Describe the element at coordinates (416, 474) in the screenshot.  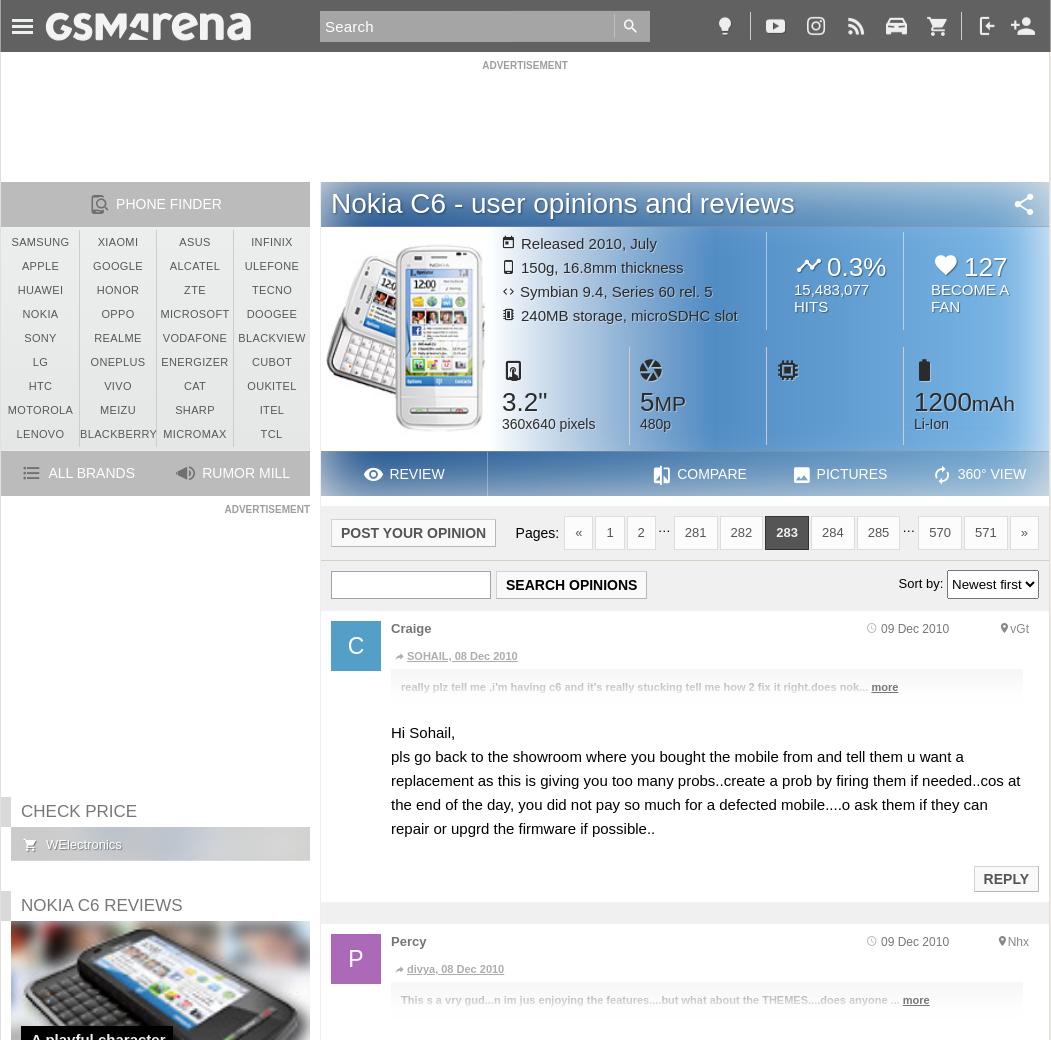
I see `'Review'` at that location.